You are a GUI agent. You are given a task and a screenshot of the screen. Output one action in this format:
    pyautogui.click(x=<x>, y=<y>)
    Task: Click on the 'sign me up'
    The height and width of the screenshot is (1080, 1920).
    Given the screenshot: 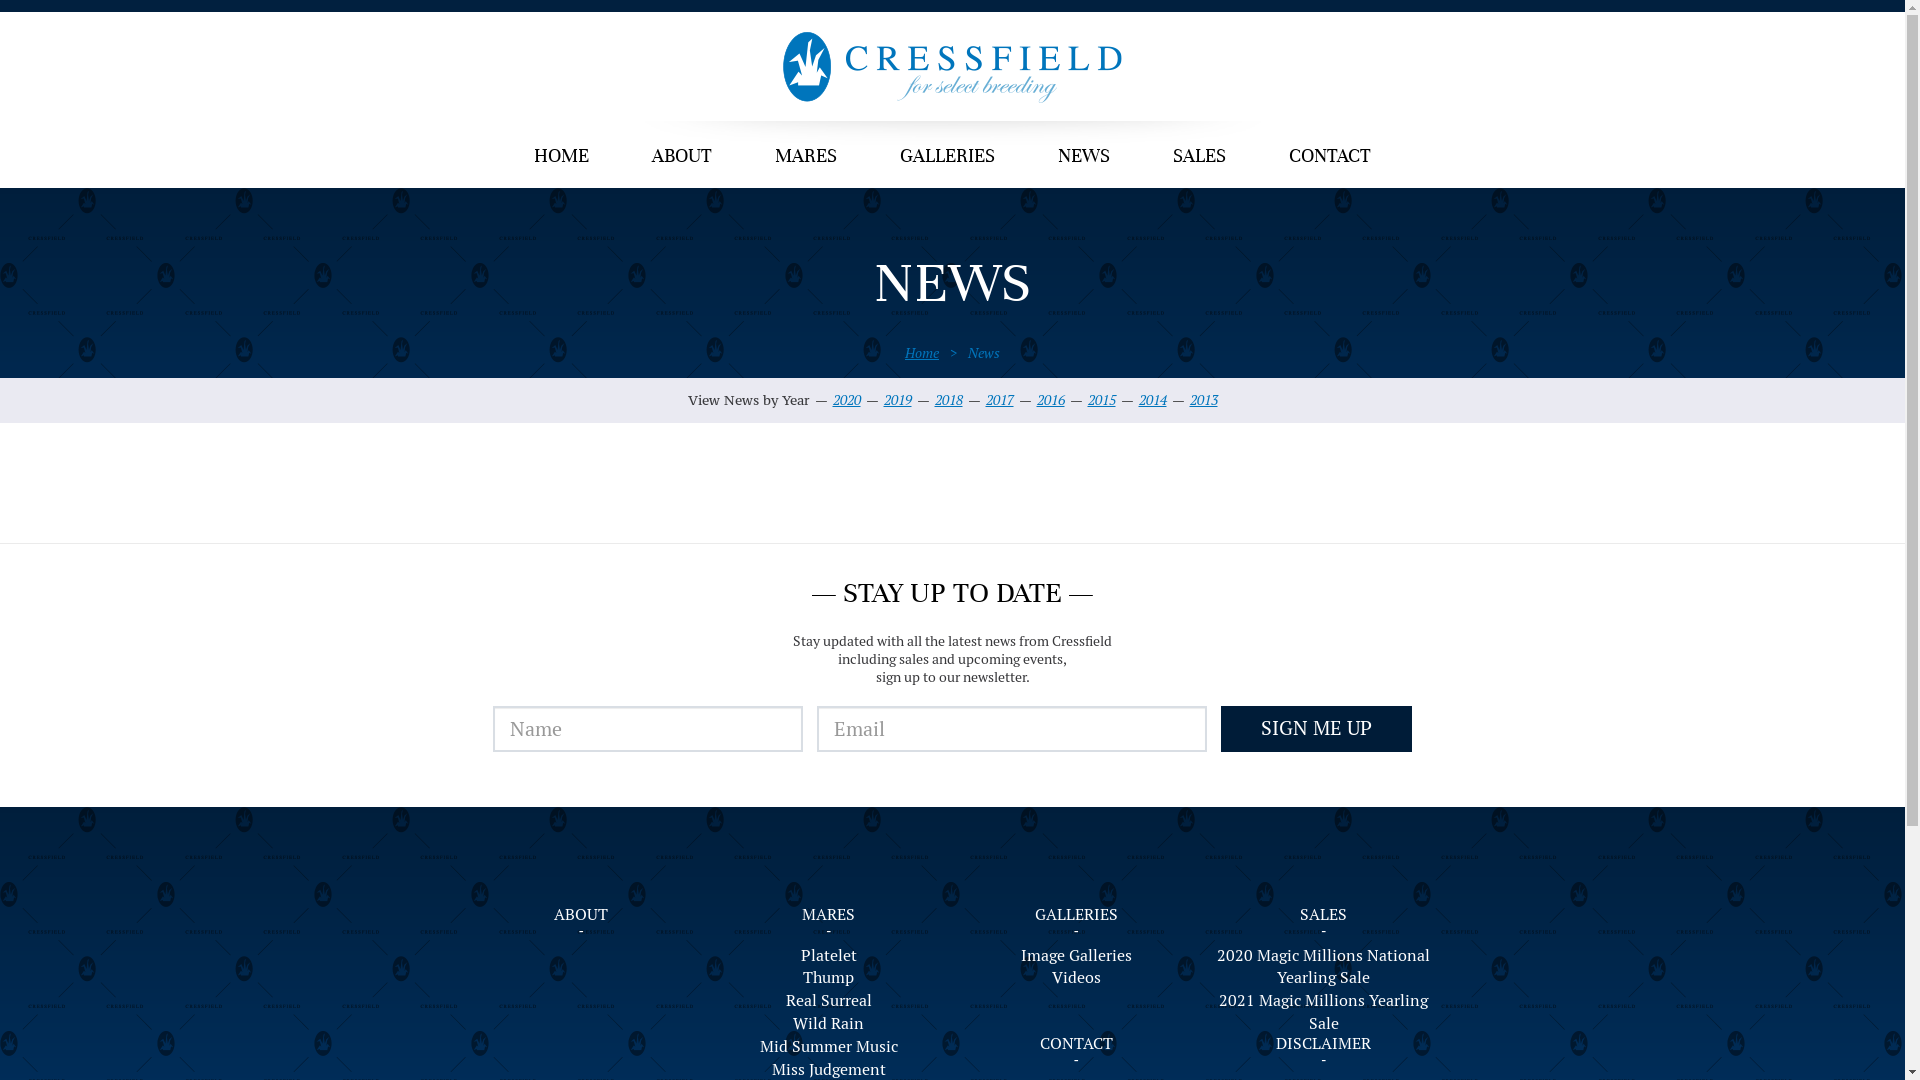 What is the action you would take?
    pyautogui.click(x=1219, y=729)
    